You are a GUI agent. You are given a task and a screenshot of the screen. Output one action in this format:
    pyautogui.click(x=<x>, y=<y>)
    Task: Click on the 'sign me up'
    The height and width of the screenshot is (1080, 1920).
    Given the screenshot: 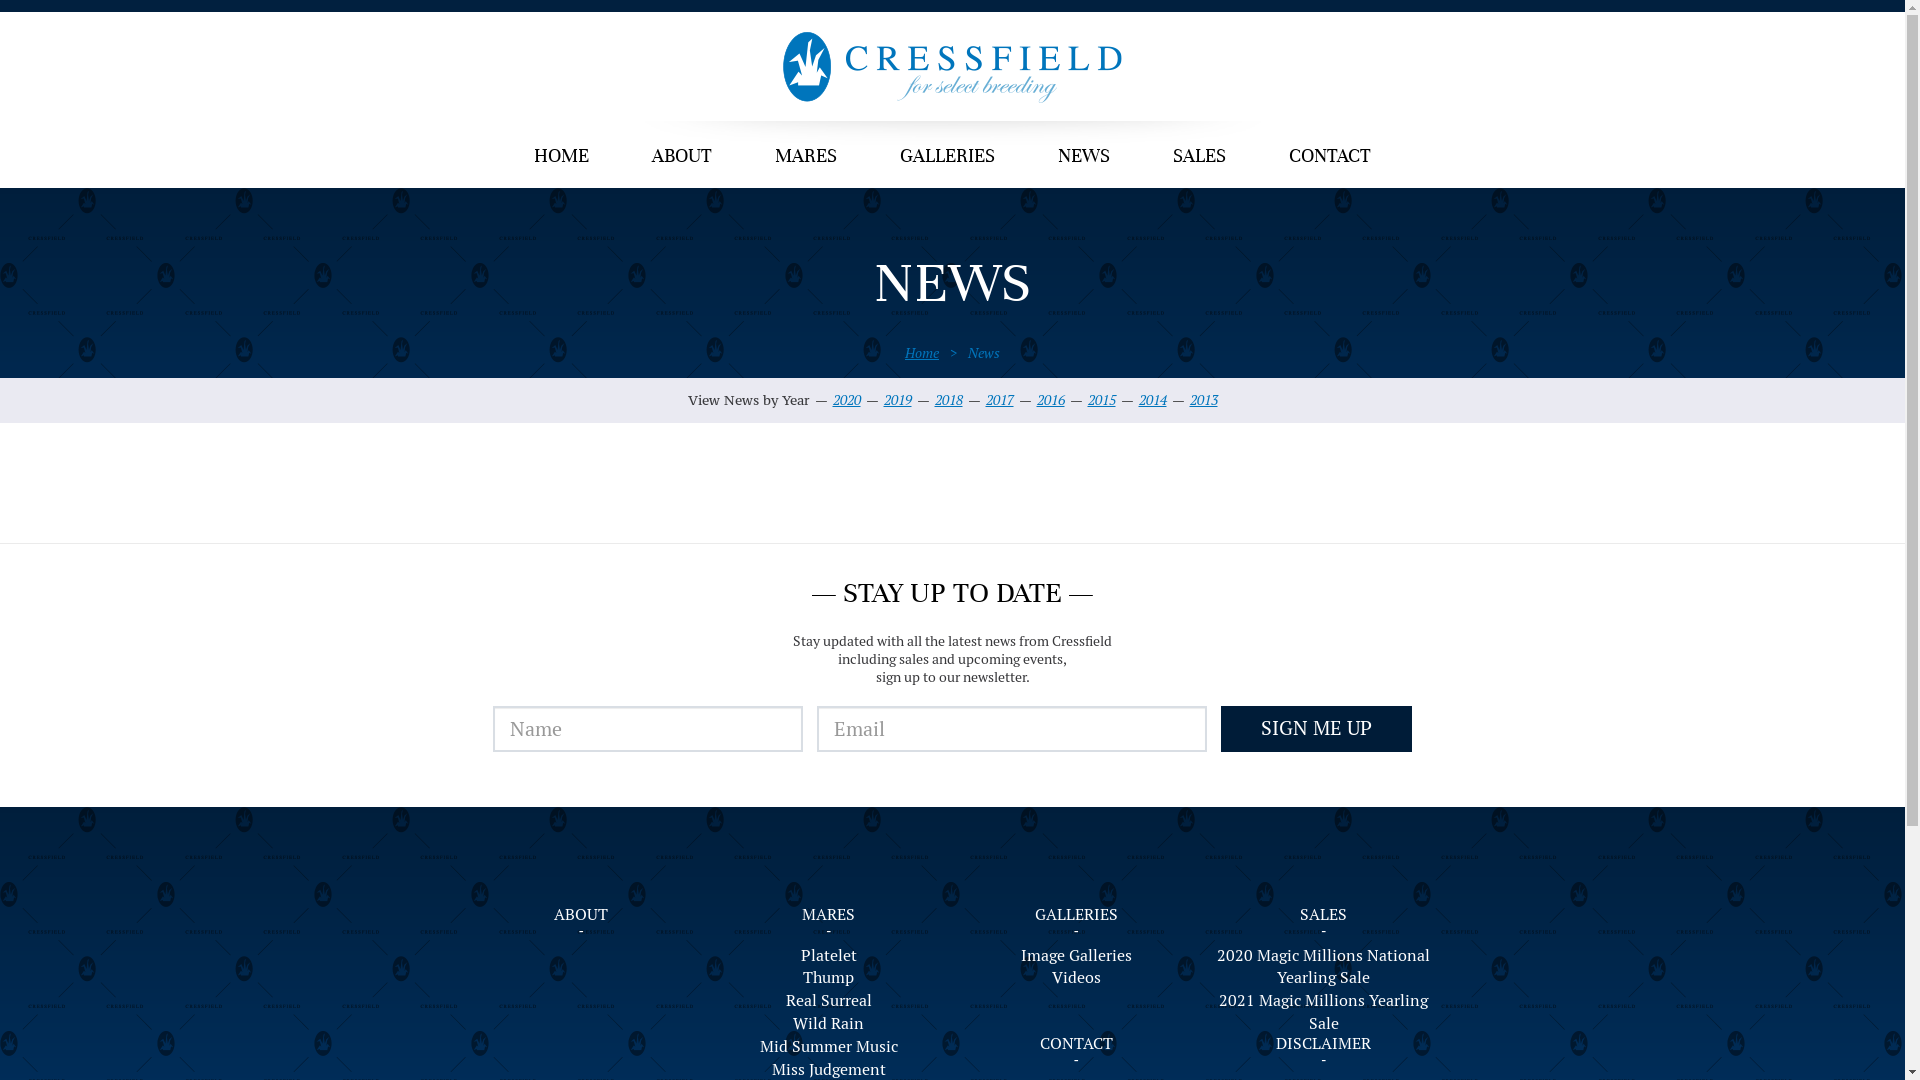 What is the action you would take?
    pyautogui.click(x=1219, y=729)
    